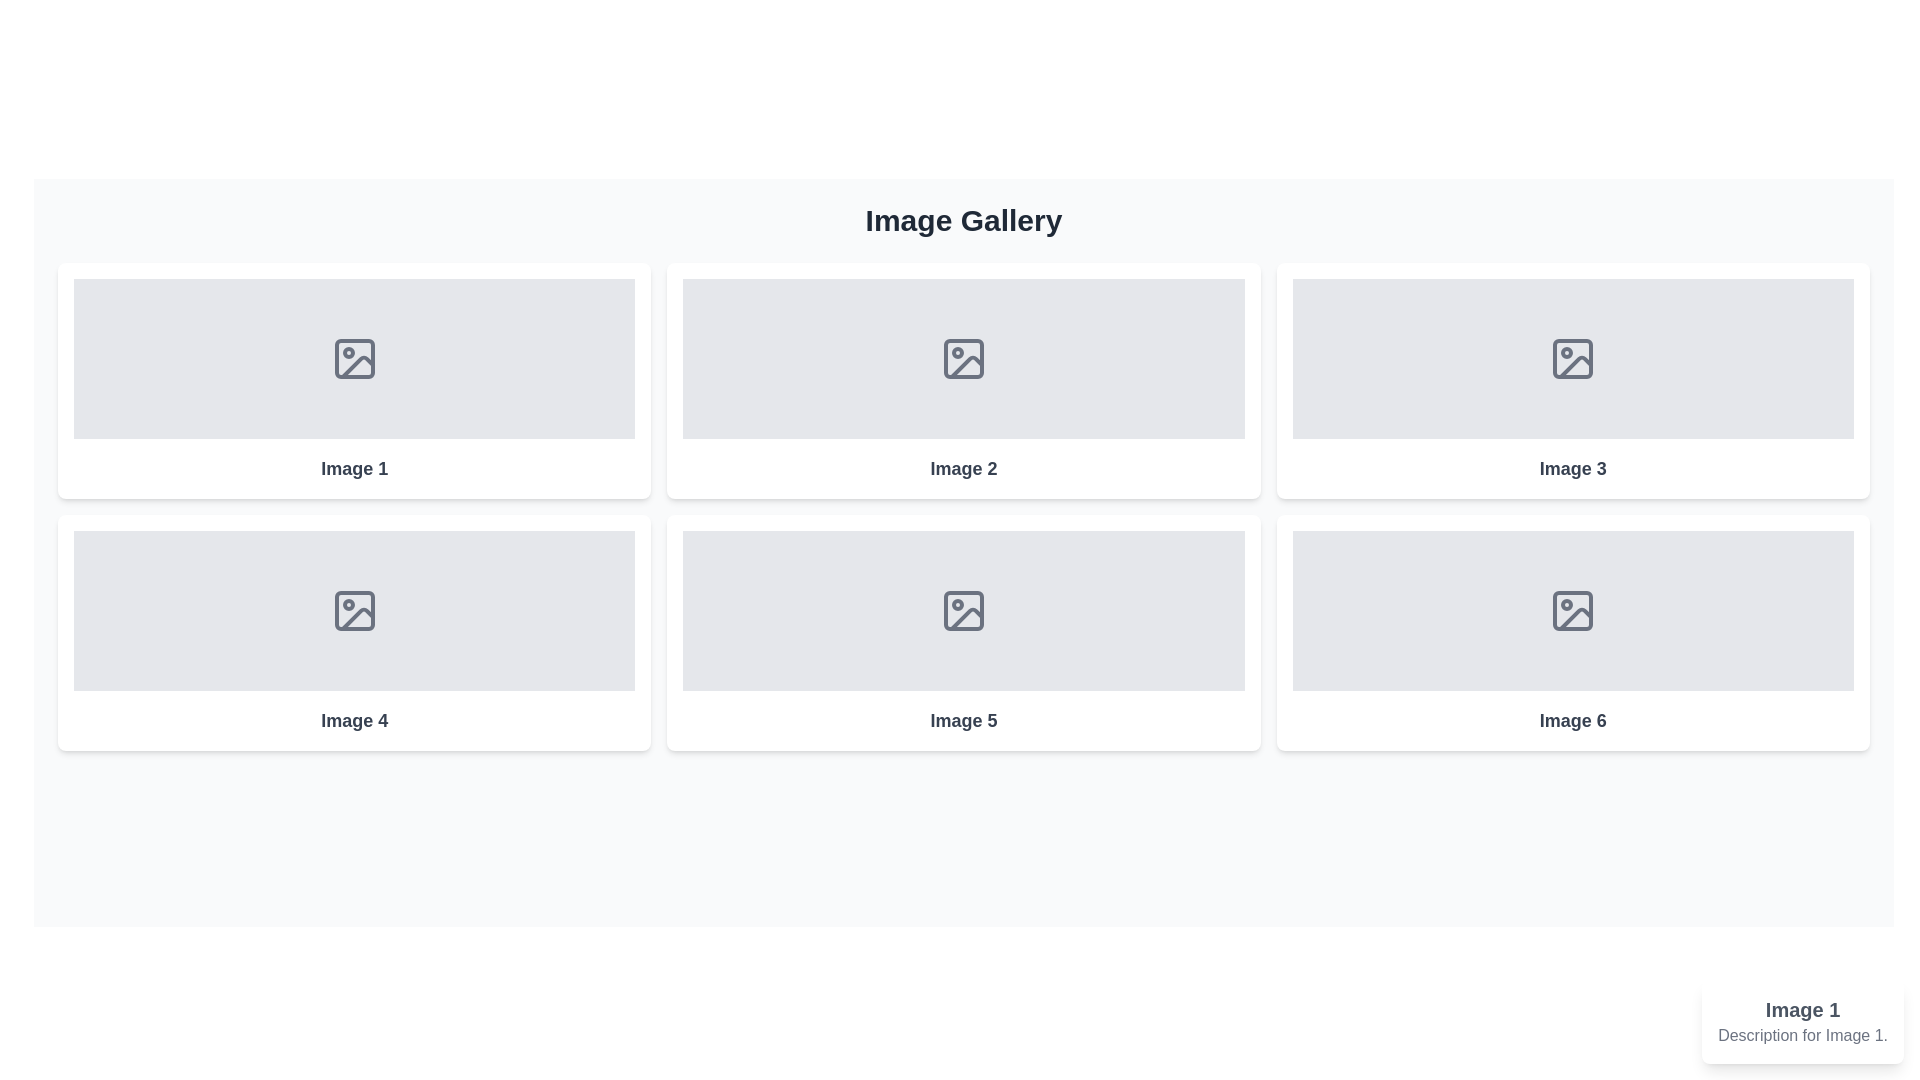 The height and width of the screenshot is (1080, 1920). Describe the element at coordinates (354, 609) in the screenshot. I see `the gray image placeholder icon featuring a landscape illustration, which is centered in the fourth card of a two-row grid` at that location.